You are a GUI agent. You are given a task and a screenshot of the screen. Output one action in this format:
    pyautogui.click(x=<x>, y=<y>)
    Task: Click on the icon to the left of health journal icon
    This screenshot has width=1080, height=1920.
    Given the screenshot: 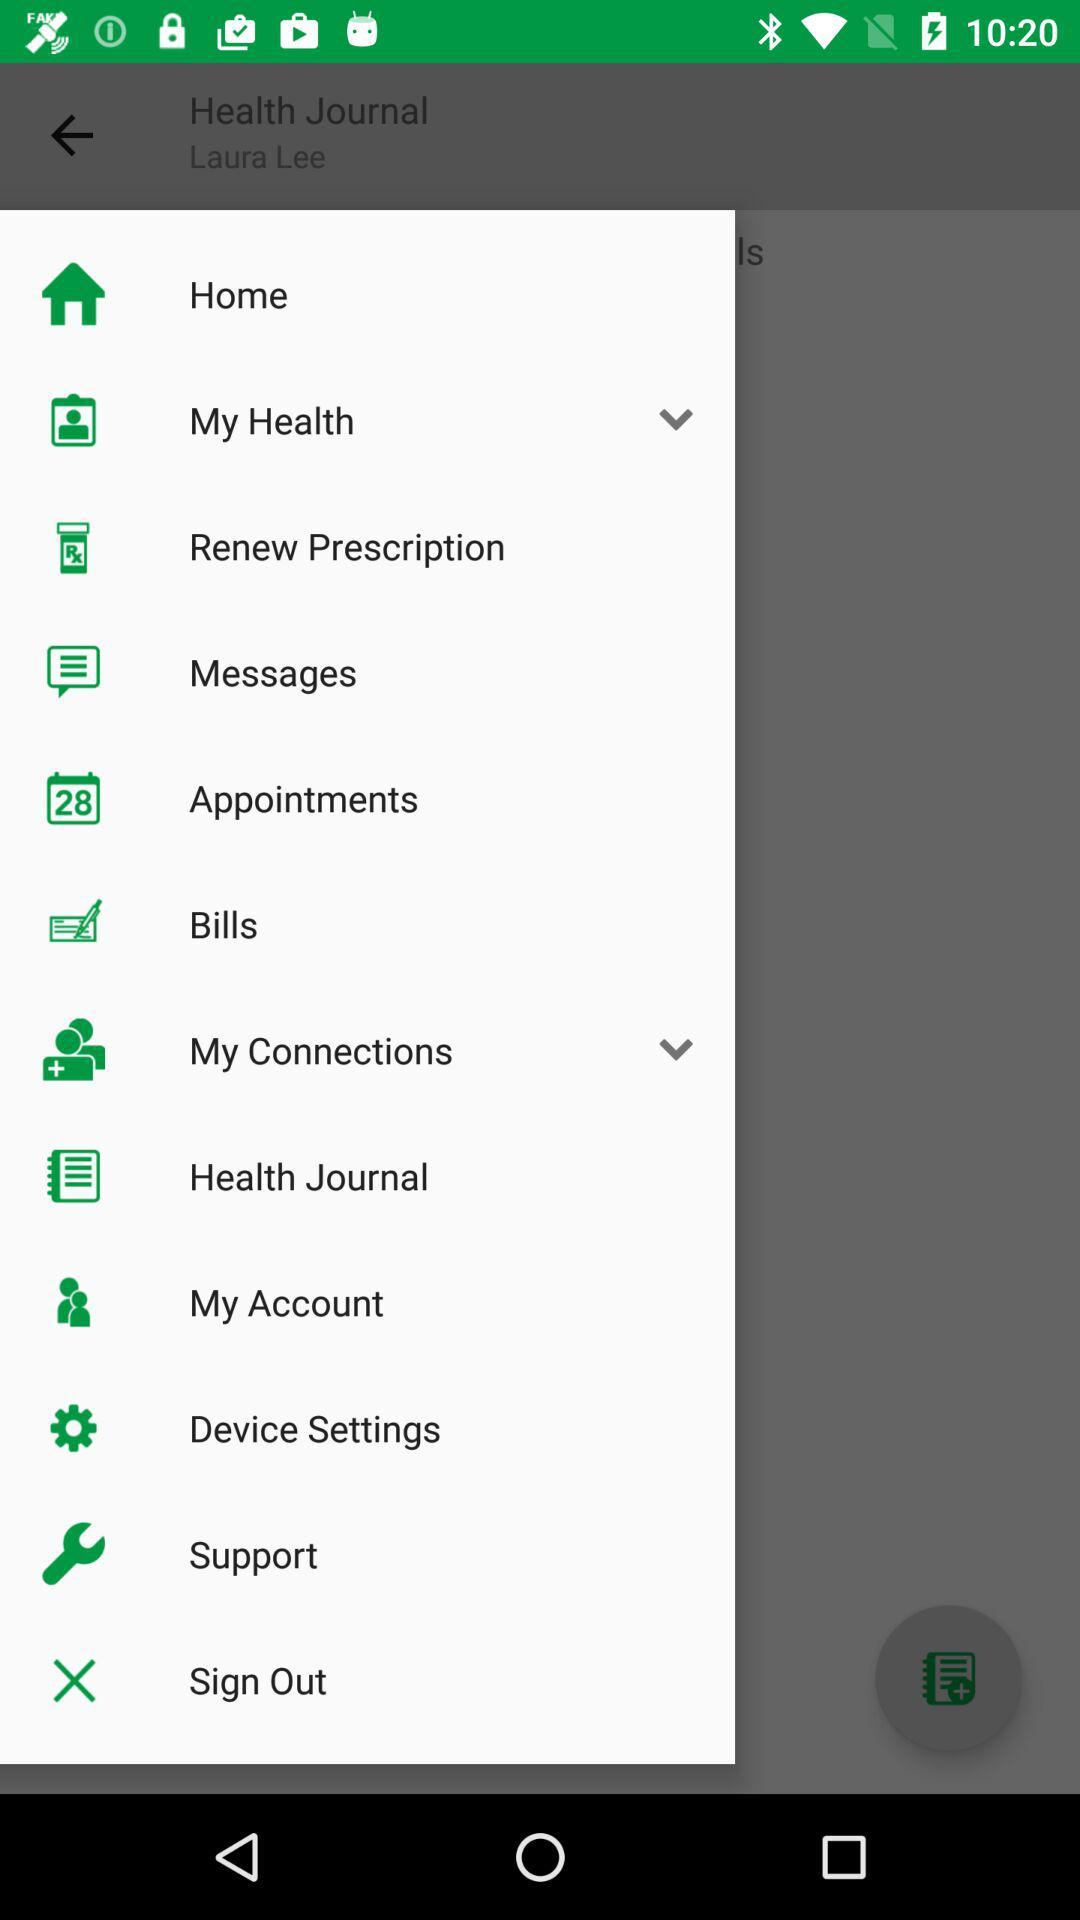 What is the action you would take?
    pyautogui.click(x=72, y=135)
    